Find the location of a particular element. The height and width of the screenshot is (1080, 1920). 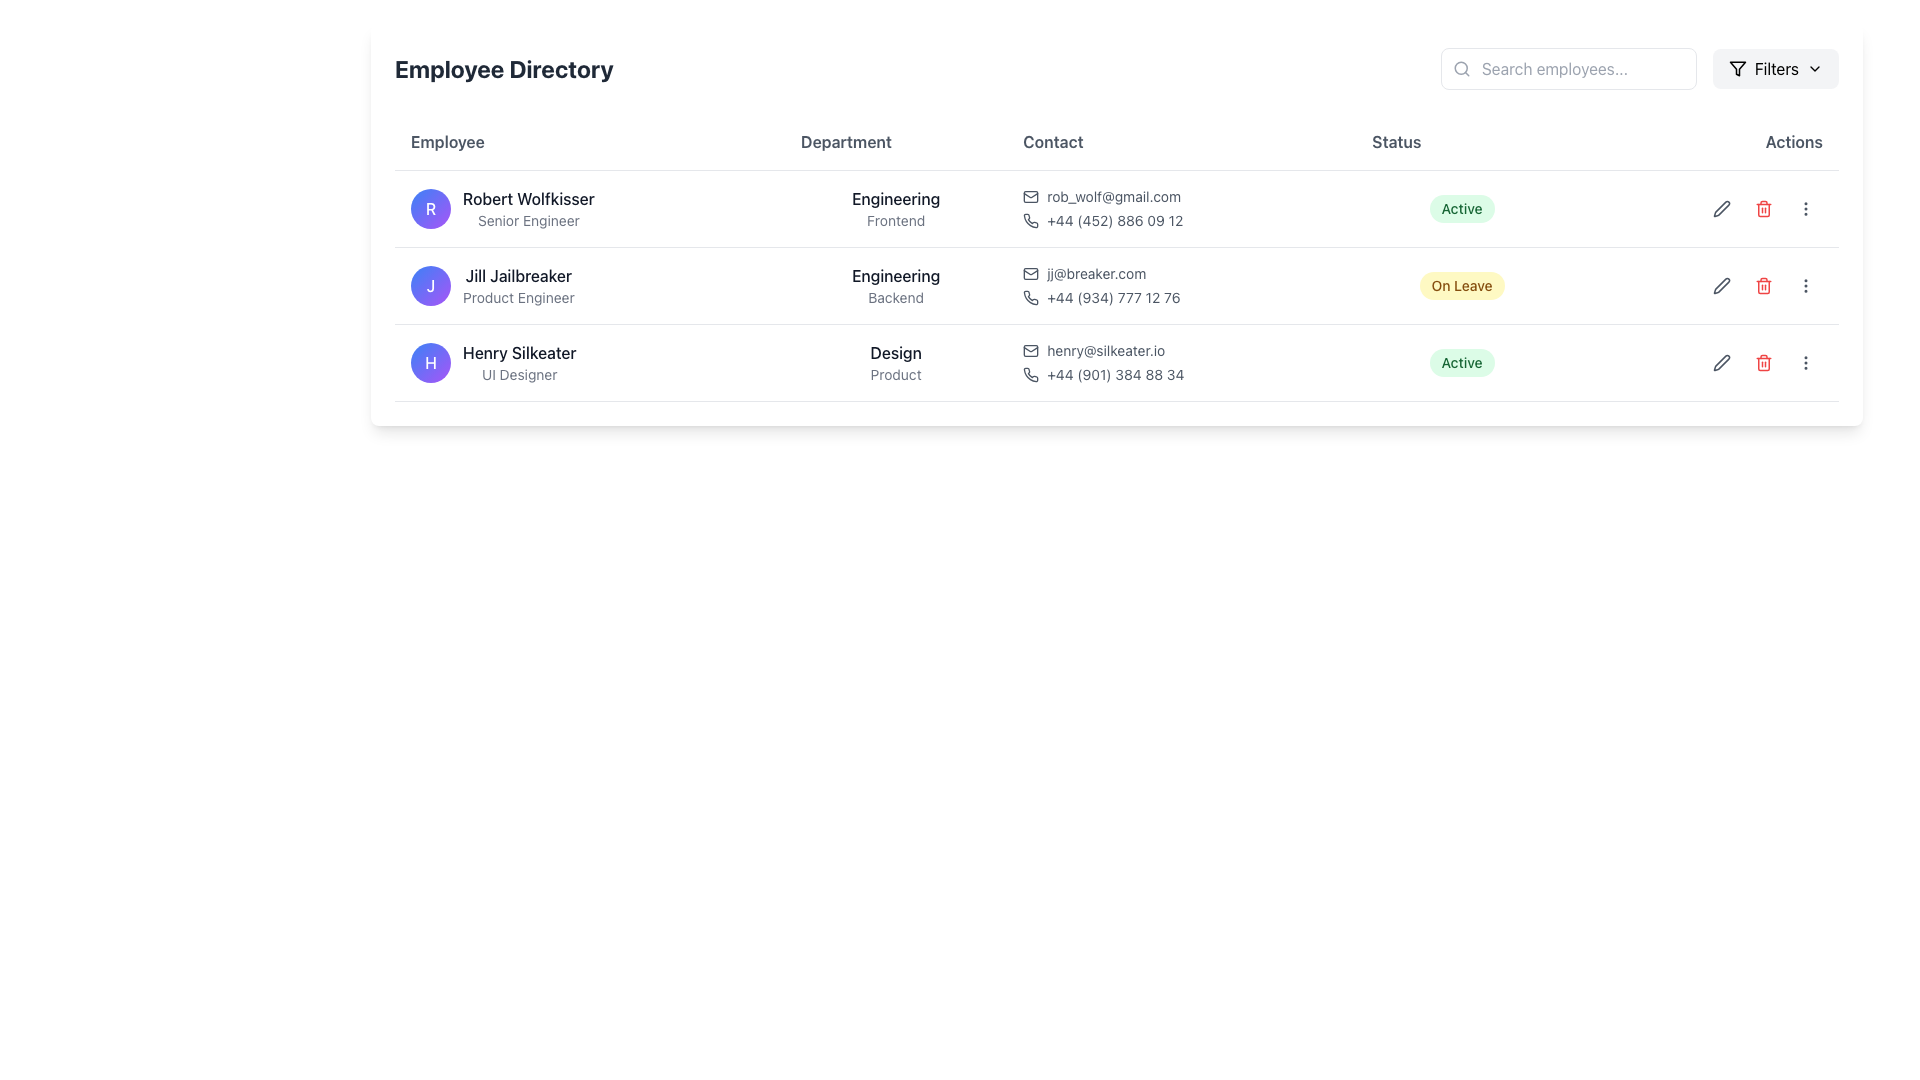

the Icon button located in the 'Actions' column is located at coordinates (1721, 208).